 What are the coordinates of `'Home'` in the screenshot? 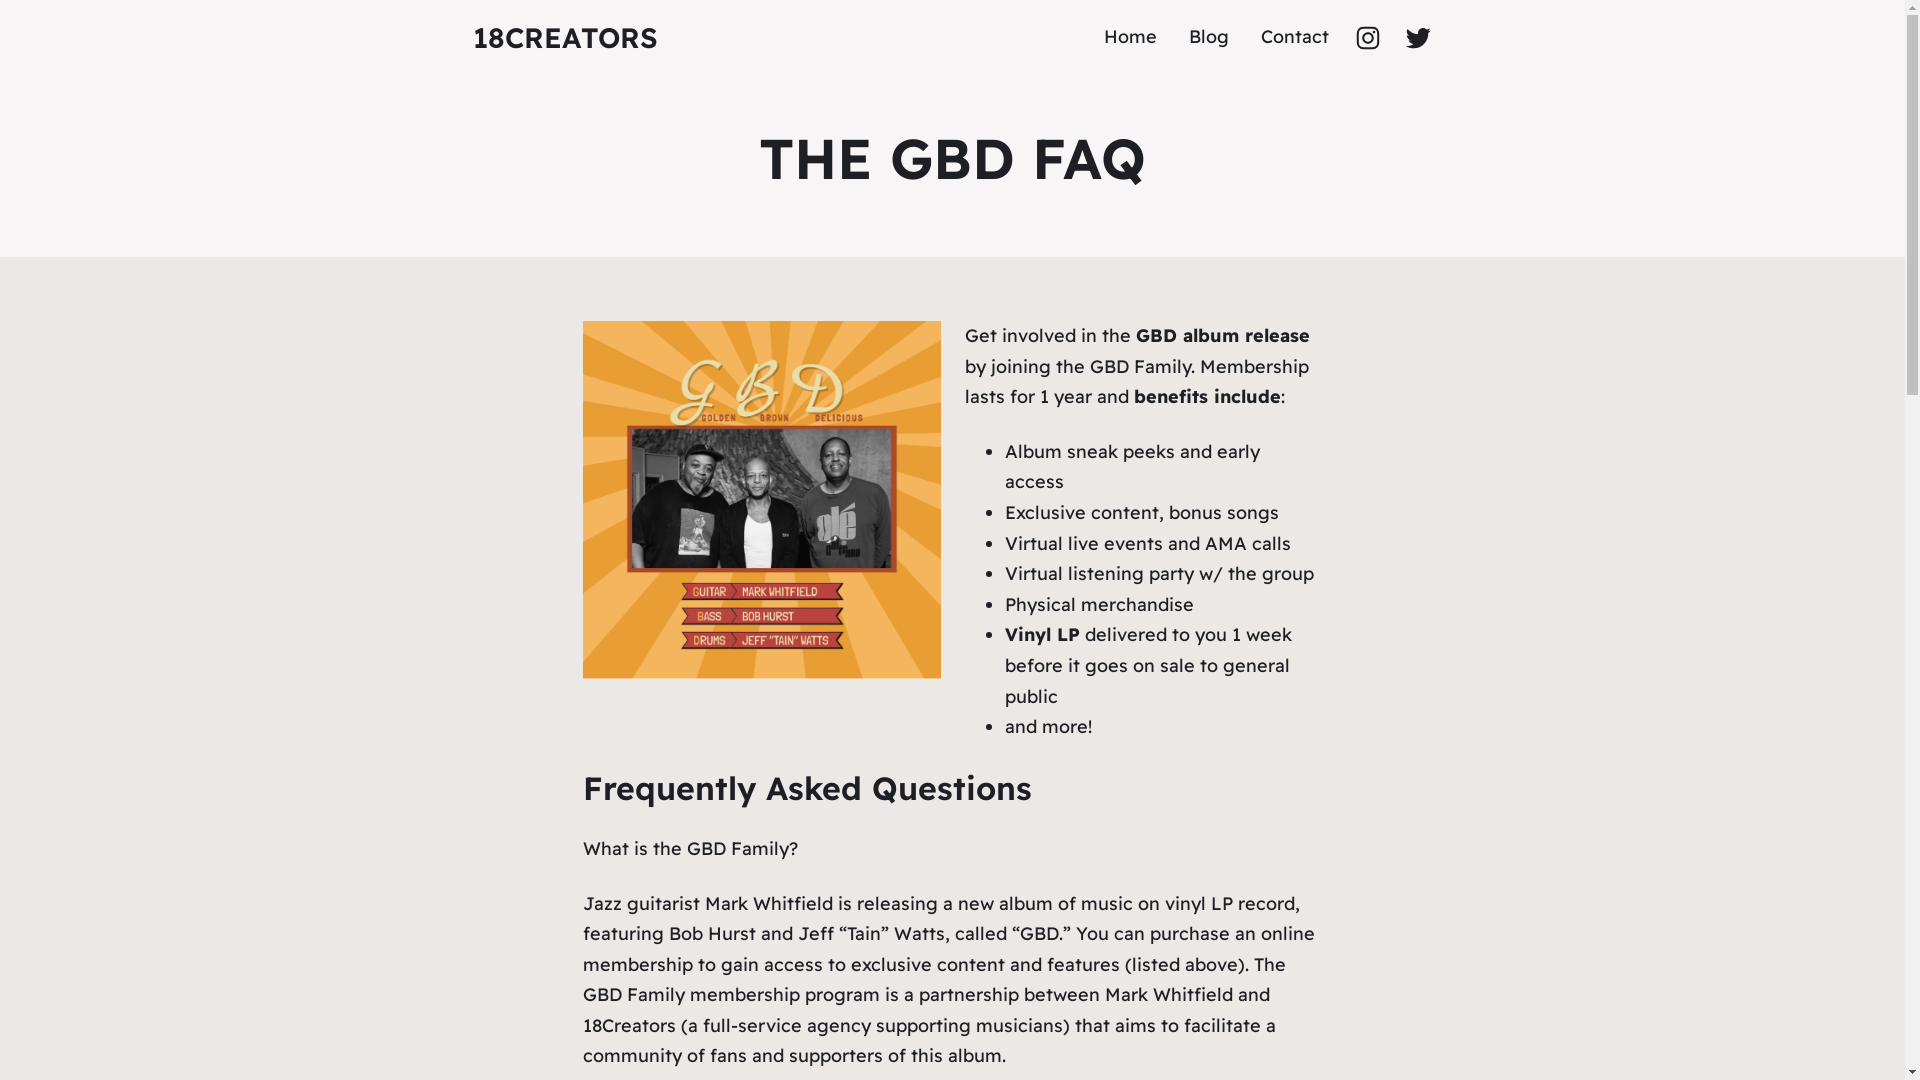 It's located at (1130, 37).